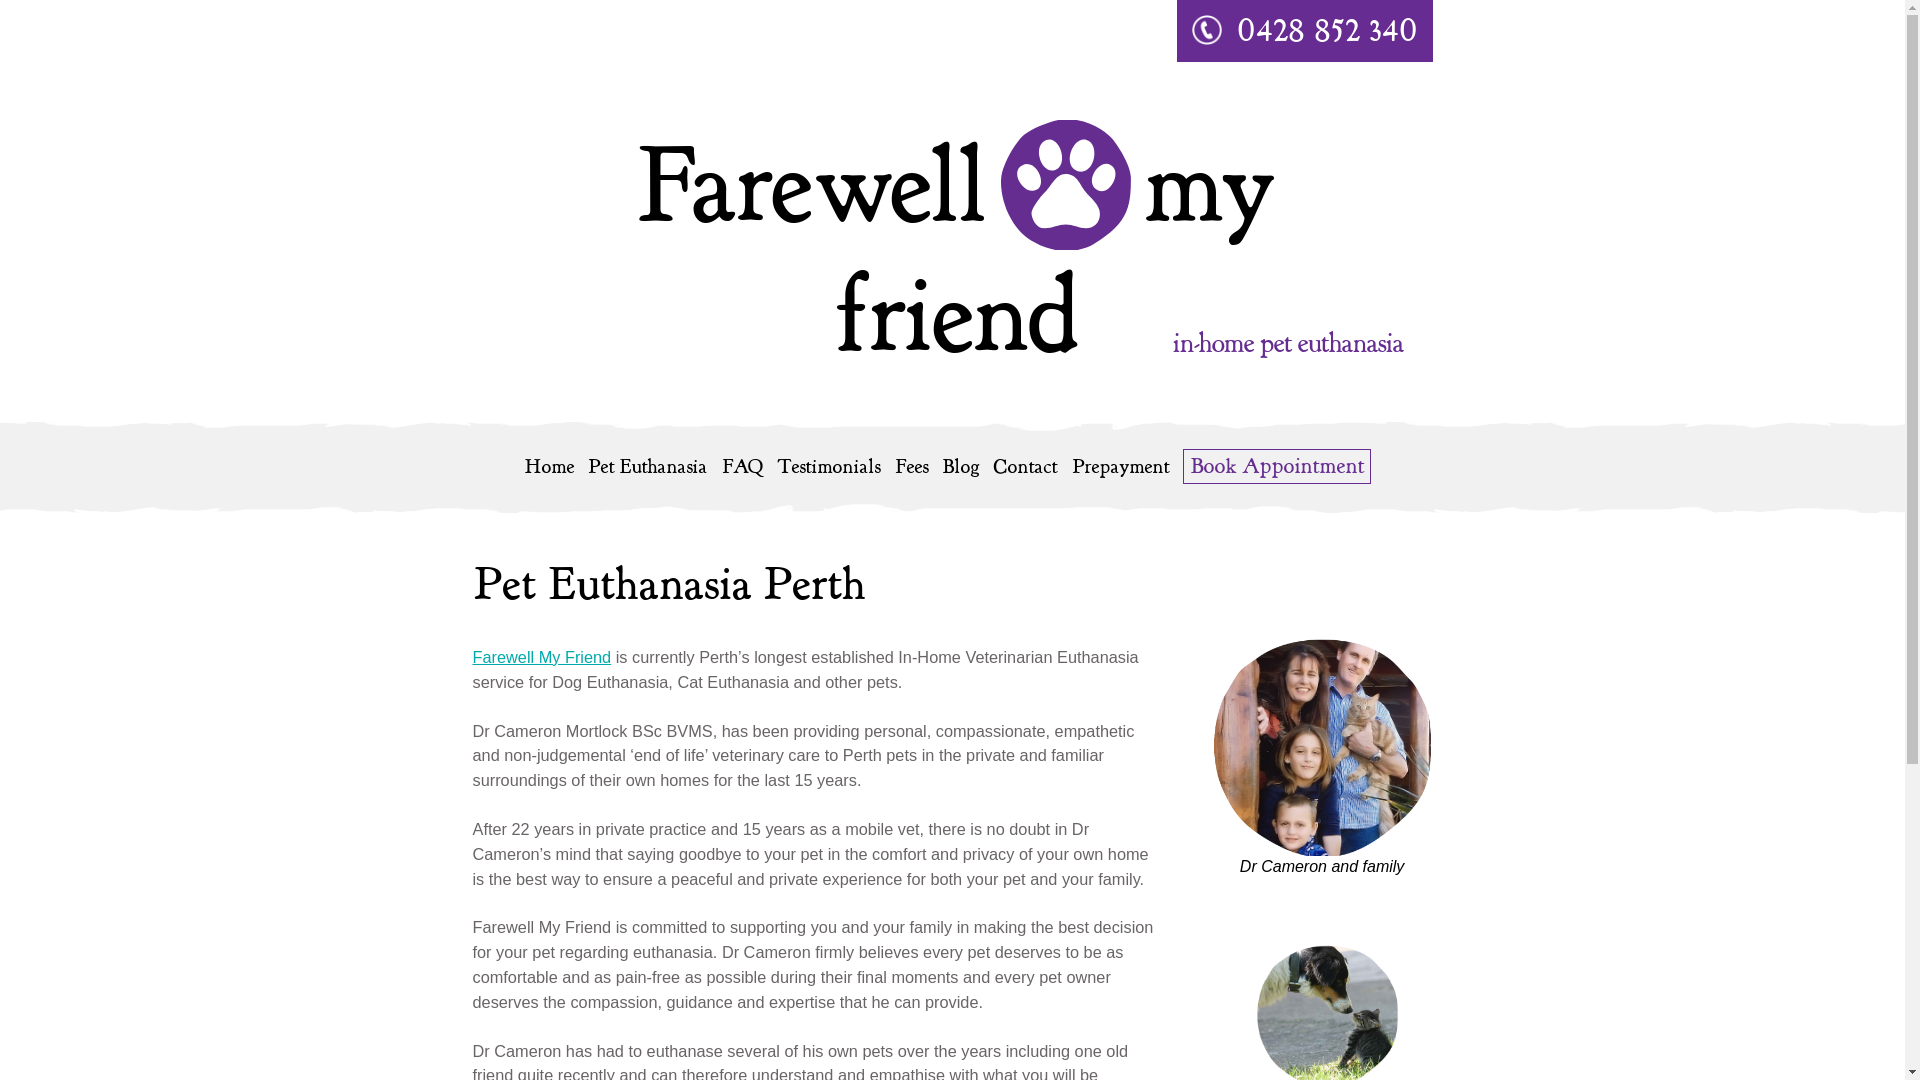 This screenshot has height=1080, width=1920. What do you see at coordinates (741, 467) in the screenshot?
I see `'FAQ'` at bounding box center [741, 467].